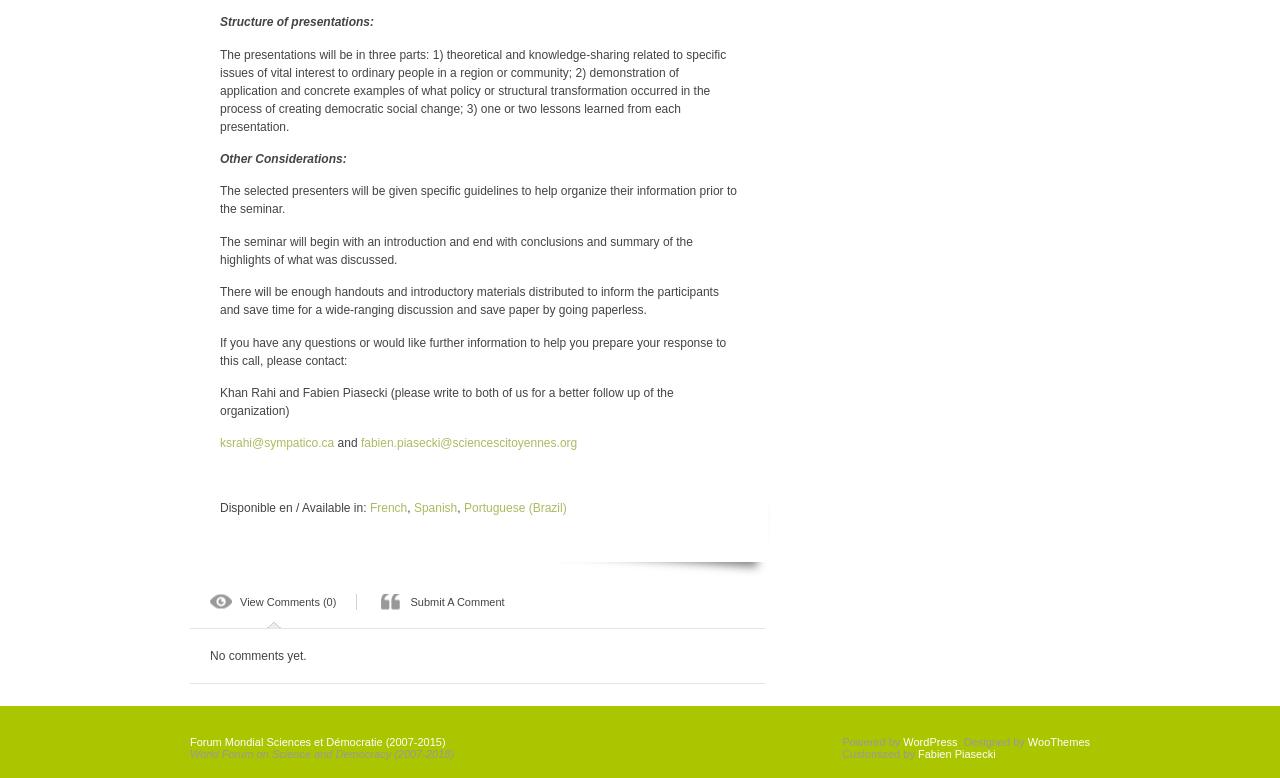  Describe the element at coordinates (347, 442) in the screenshot. I see `'and'` at that location.